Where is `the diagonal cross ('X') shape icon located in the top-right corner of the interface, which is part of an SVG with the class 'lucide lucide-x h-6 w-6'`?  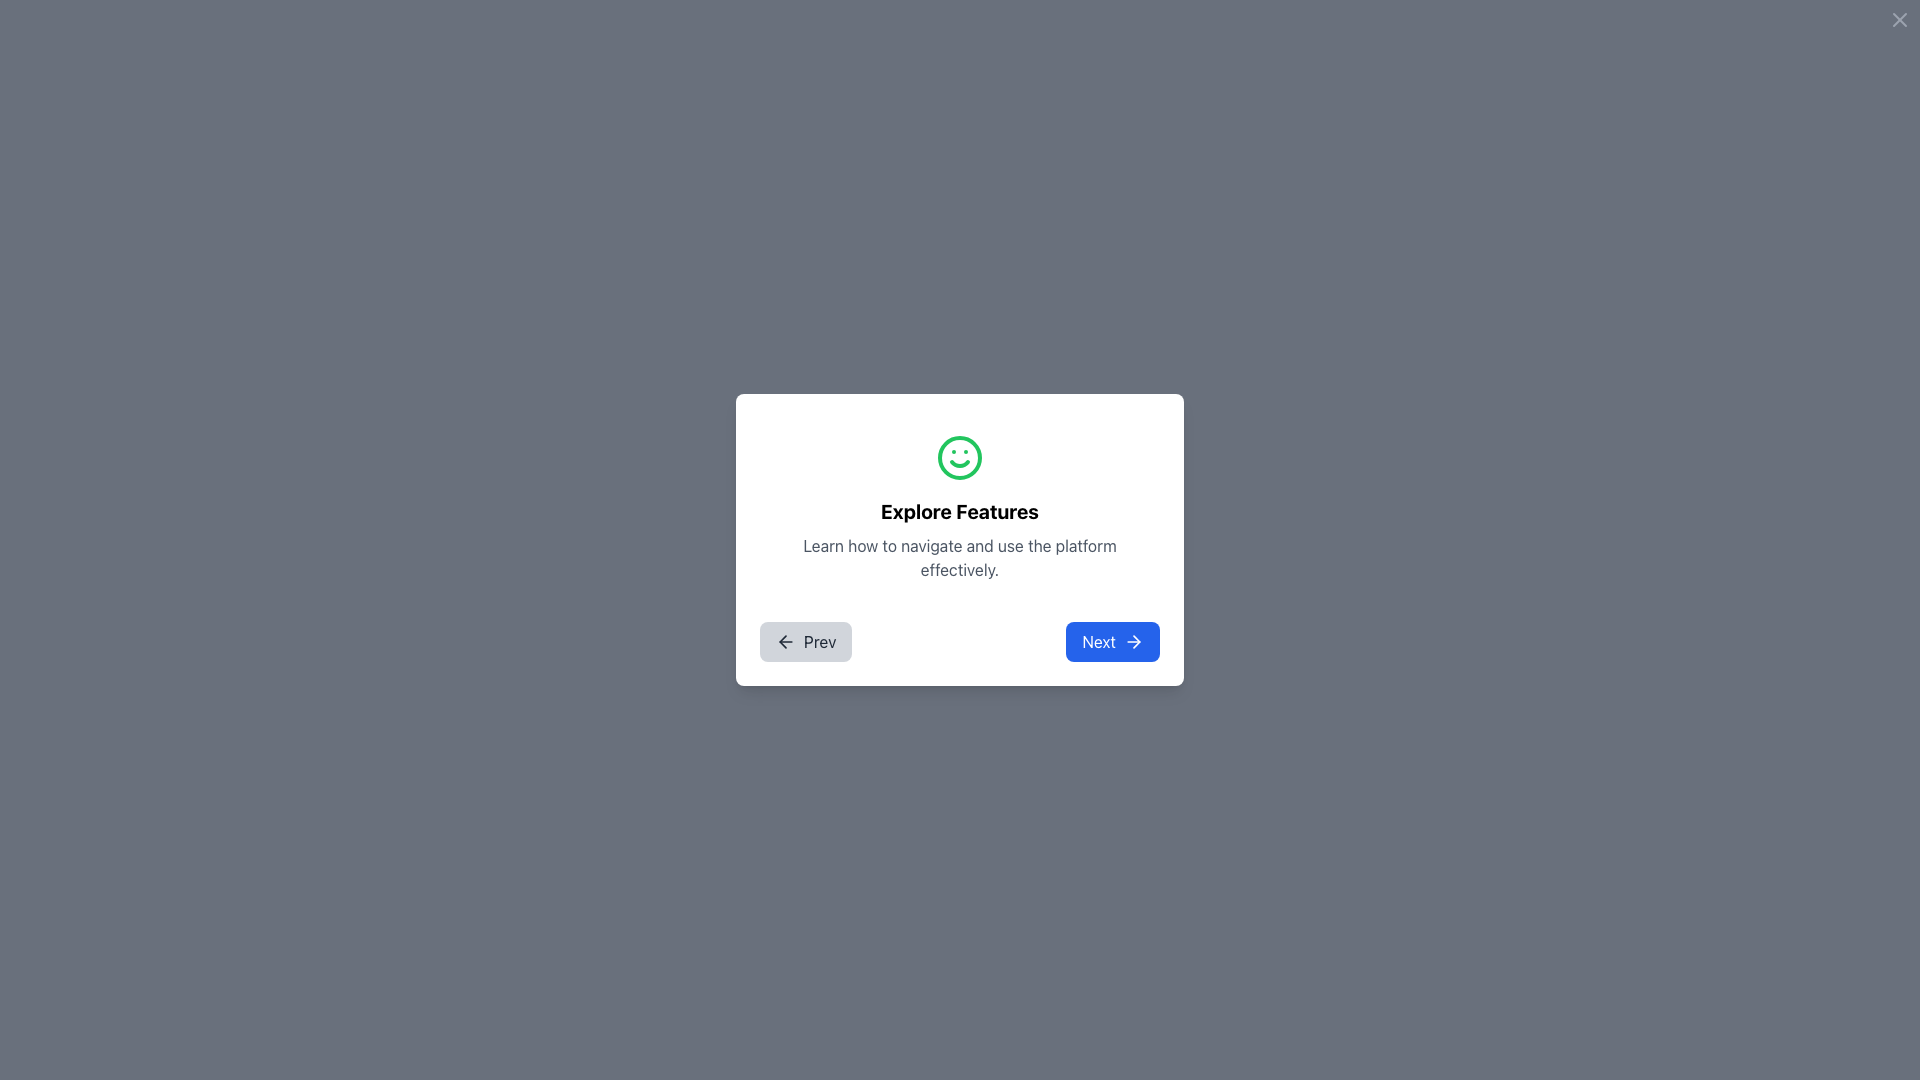 the diagonal cross ('X') shape icon located in the top-right corner of the interface, which is part of an SVG with the class 'lucide lucide-x h-6 w-6' is located at coordinates (1899, 19).